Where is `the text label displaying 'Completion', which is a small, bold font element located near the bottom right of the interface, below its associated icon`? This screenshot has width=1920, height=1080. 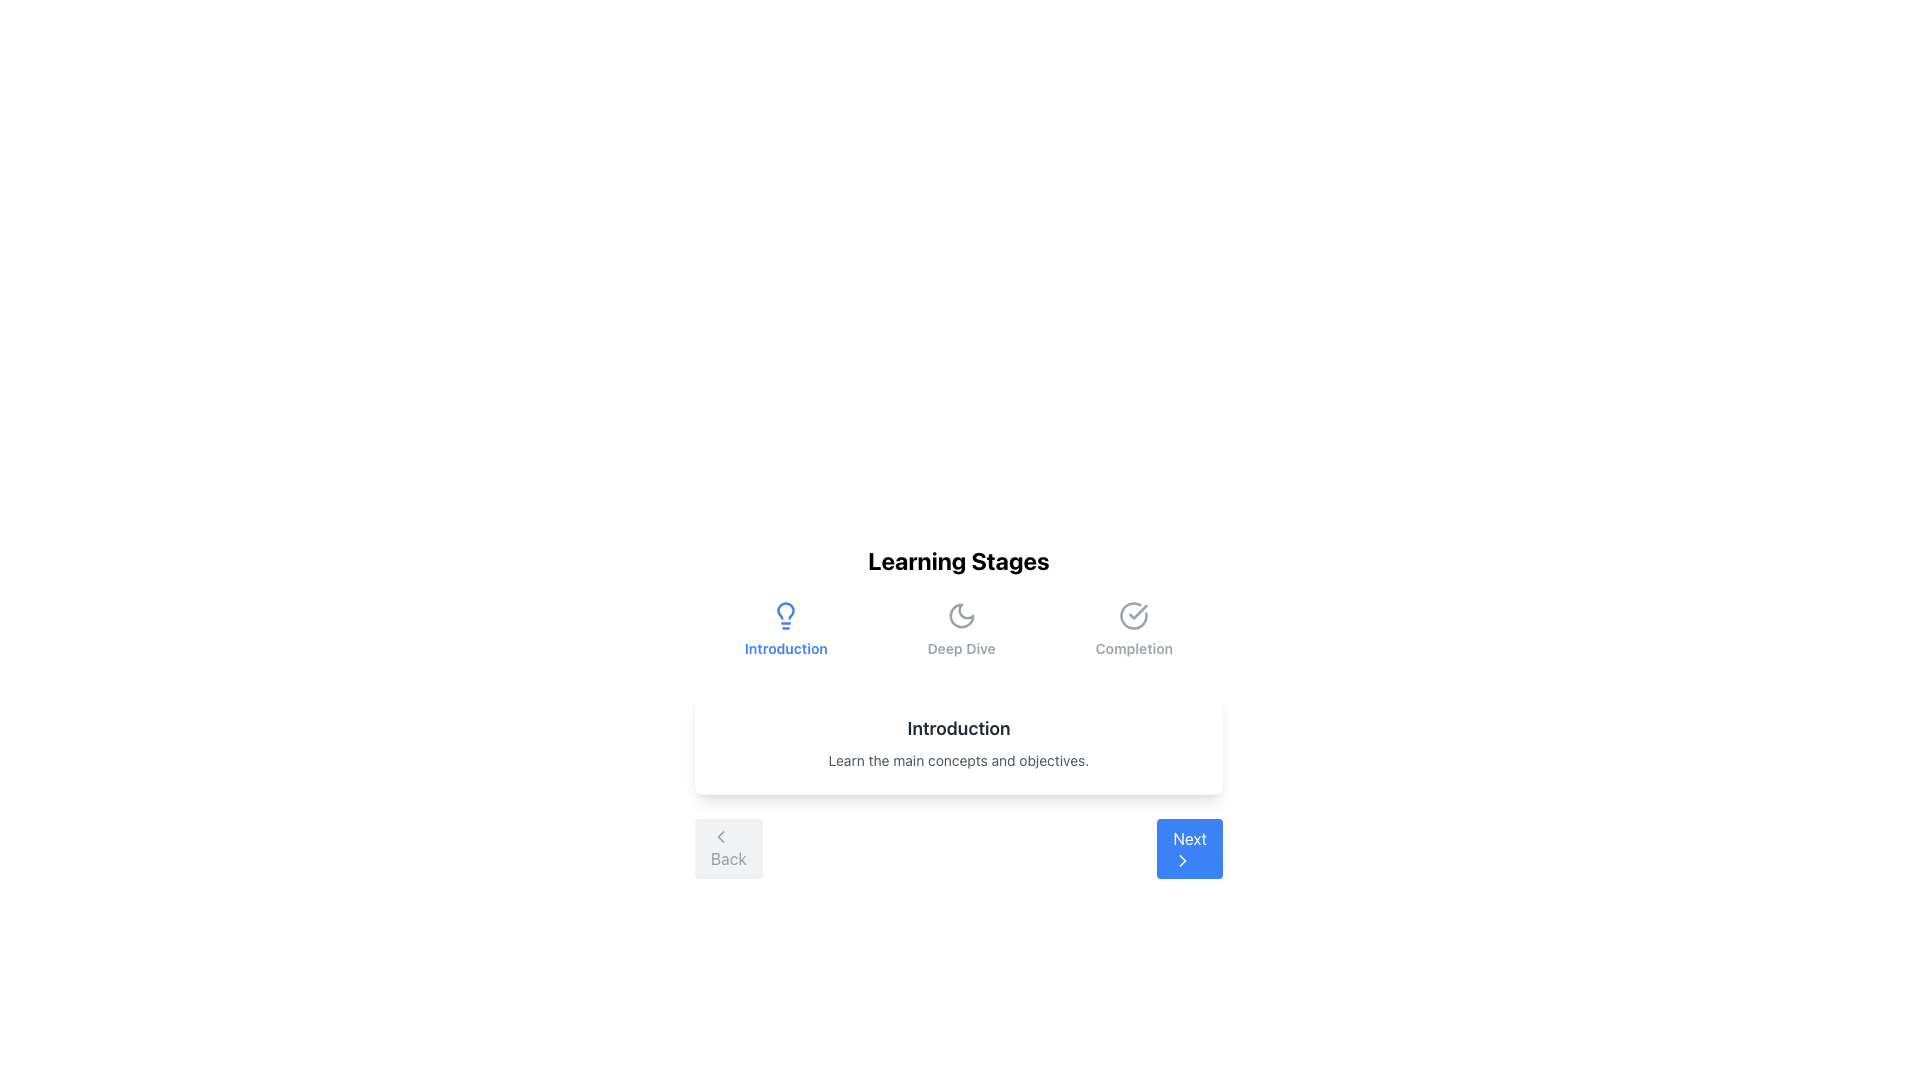
the text label displaying 'Completion', which is a small, bold font element located near the bottom right of the interface, below its associated icon is located at coordinates (1134, 648).